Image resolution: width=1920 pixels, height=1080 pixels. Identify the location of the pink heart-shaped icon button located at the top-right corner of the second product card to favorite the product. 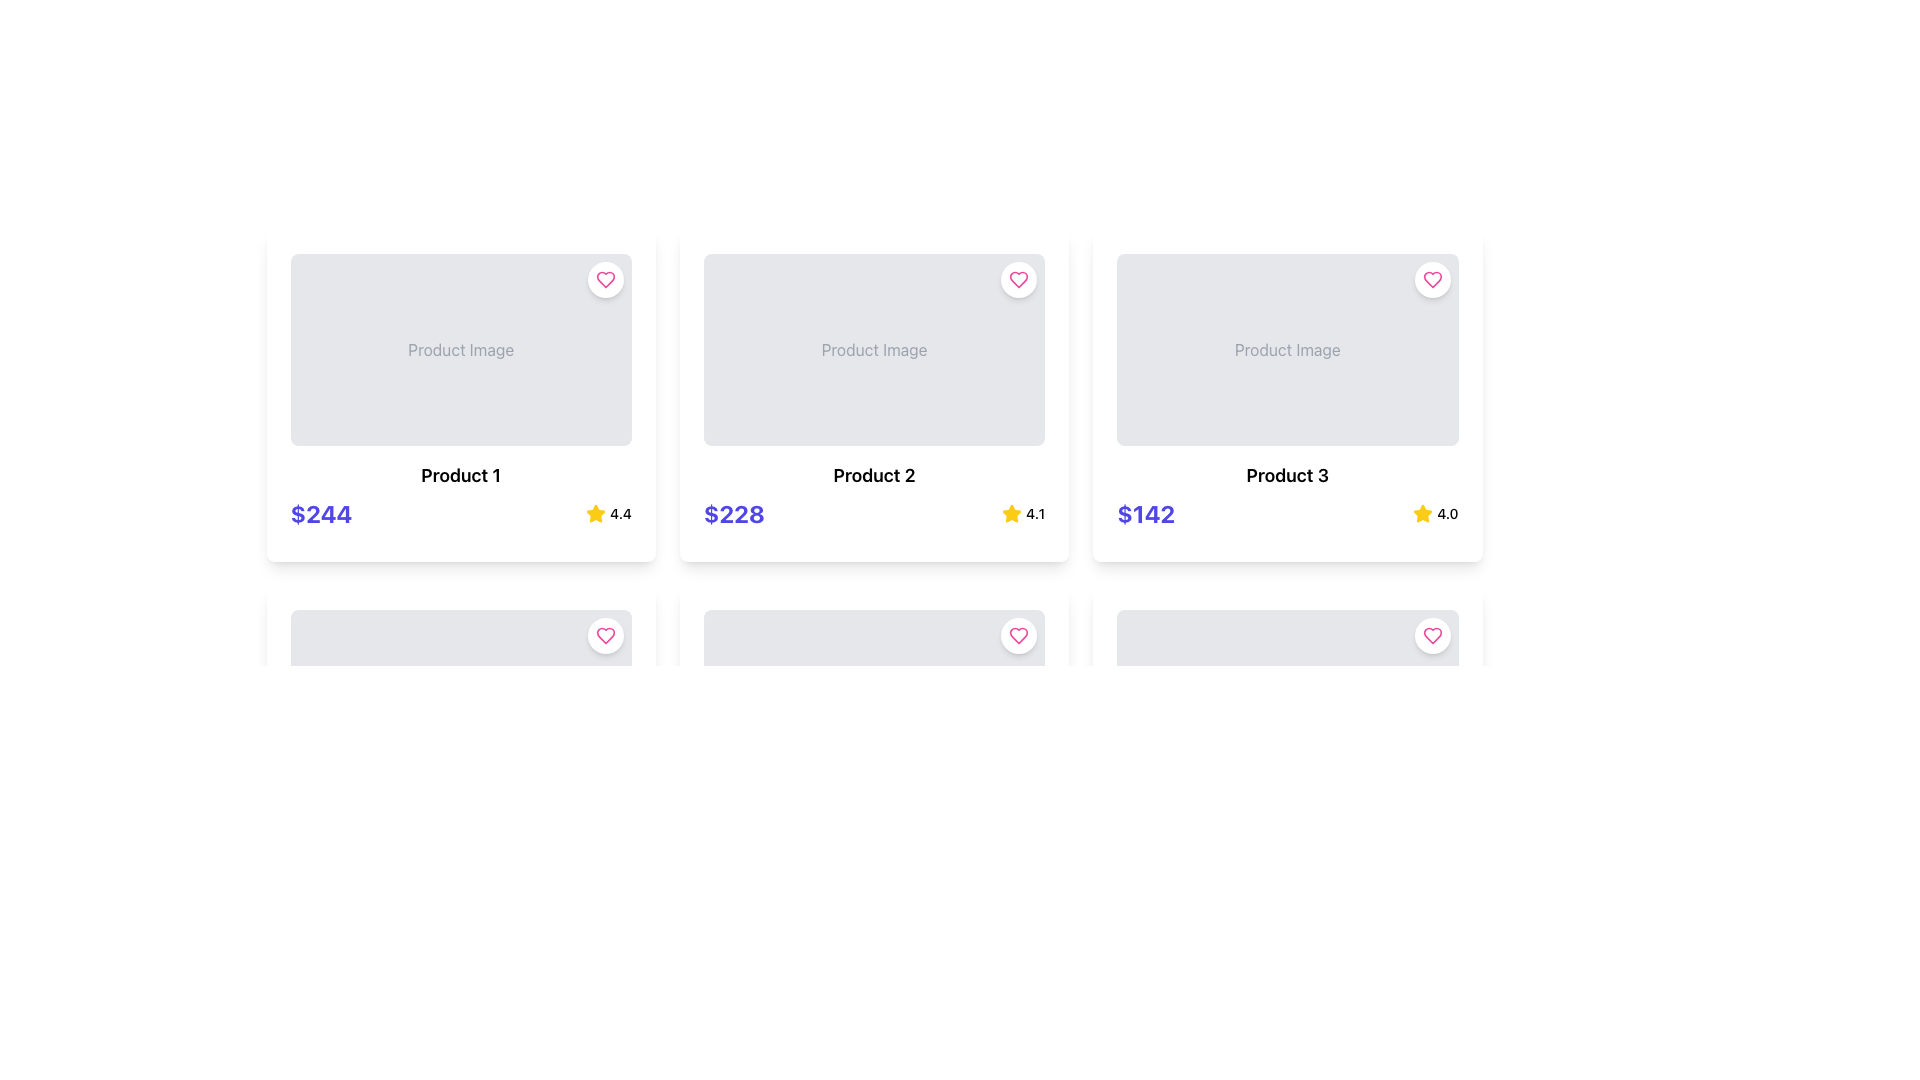
(1019, 280).